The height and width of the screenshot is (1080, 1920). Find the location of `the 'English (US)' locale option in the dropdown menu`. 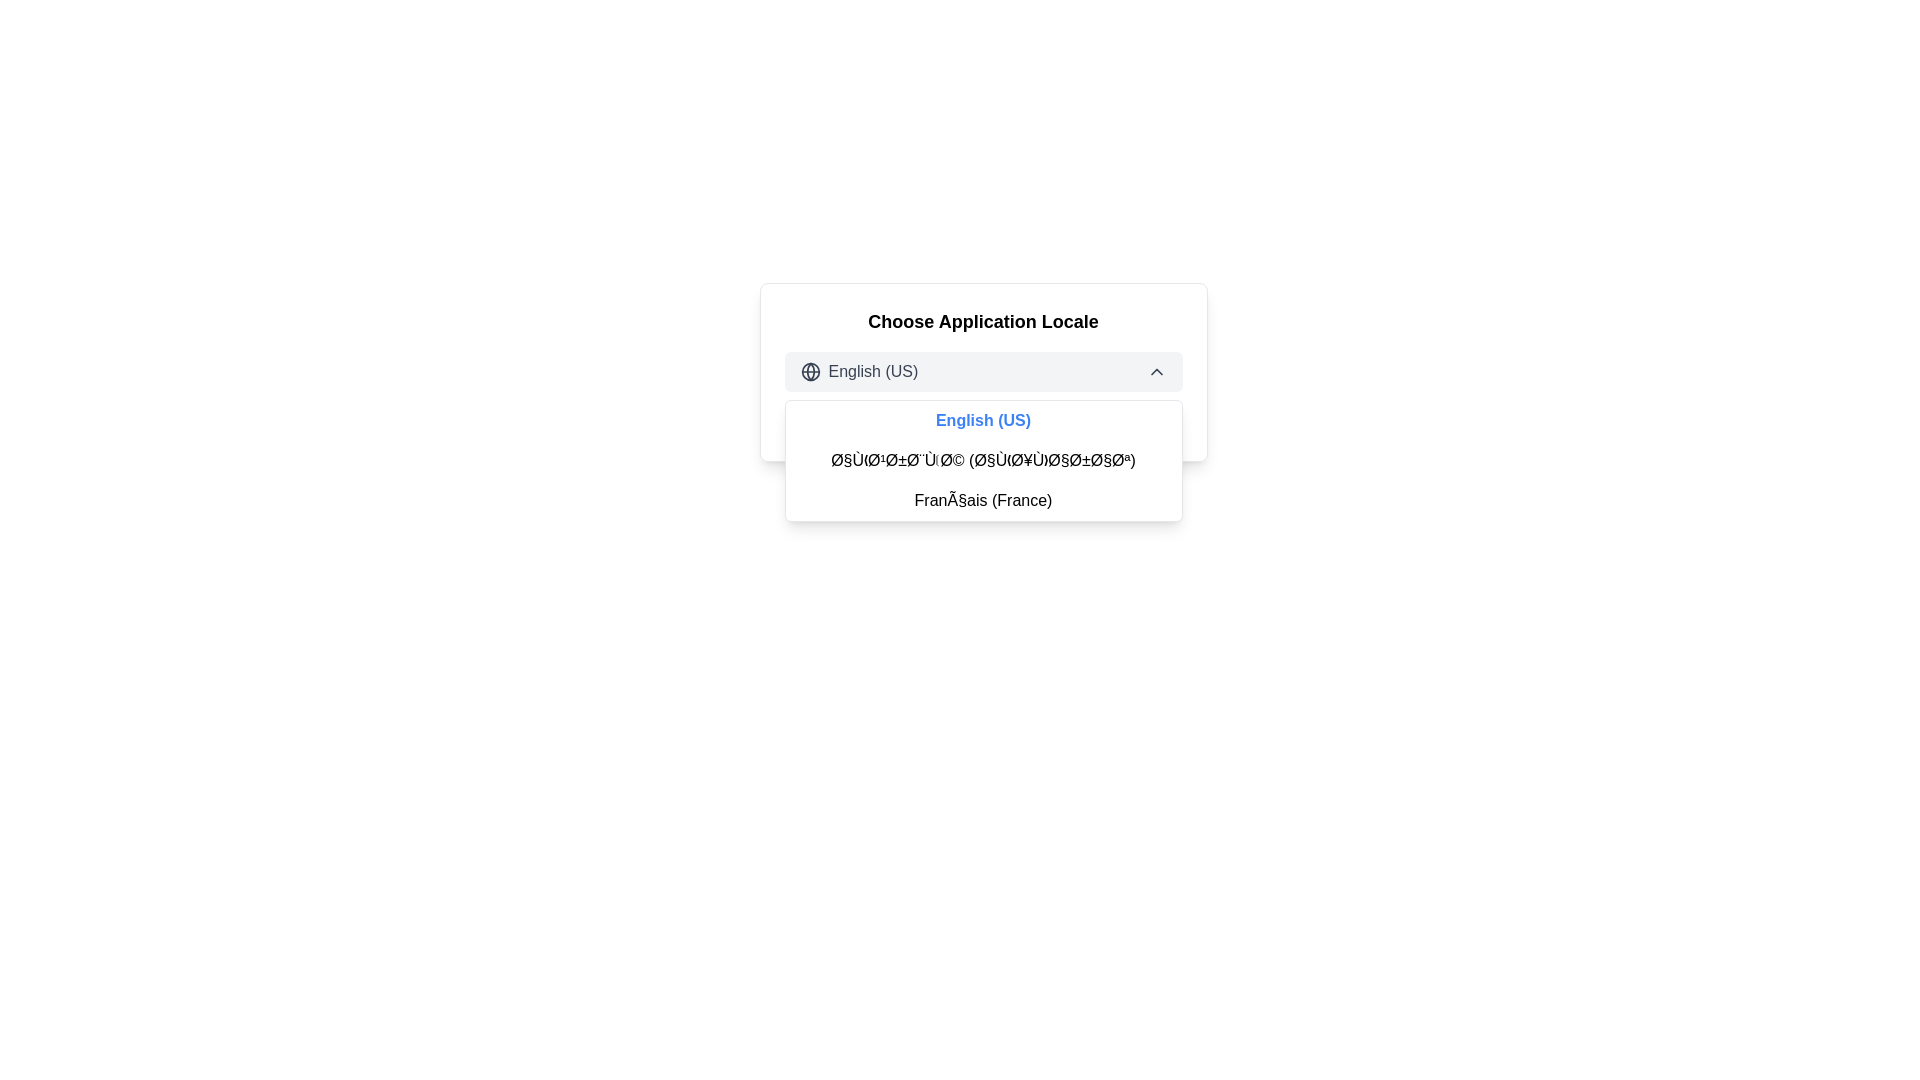

the 'English (US)' locale option in the dropdown menu is located at coordinates (983, 419).